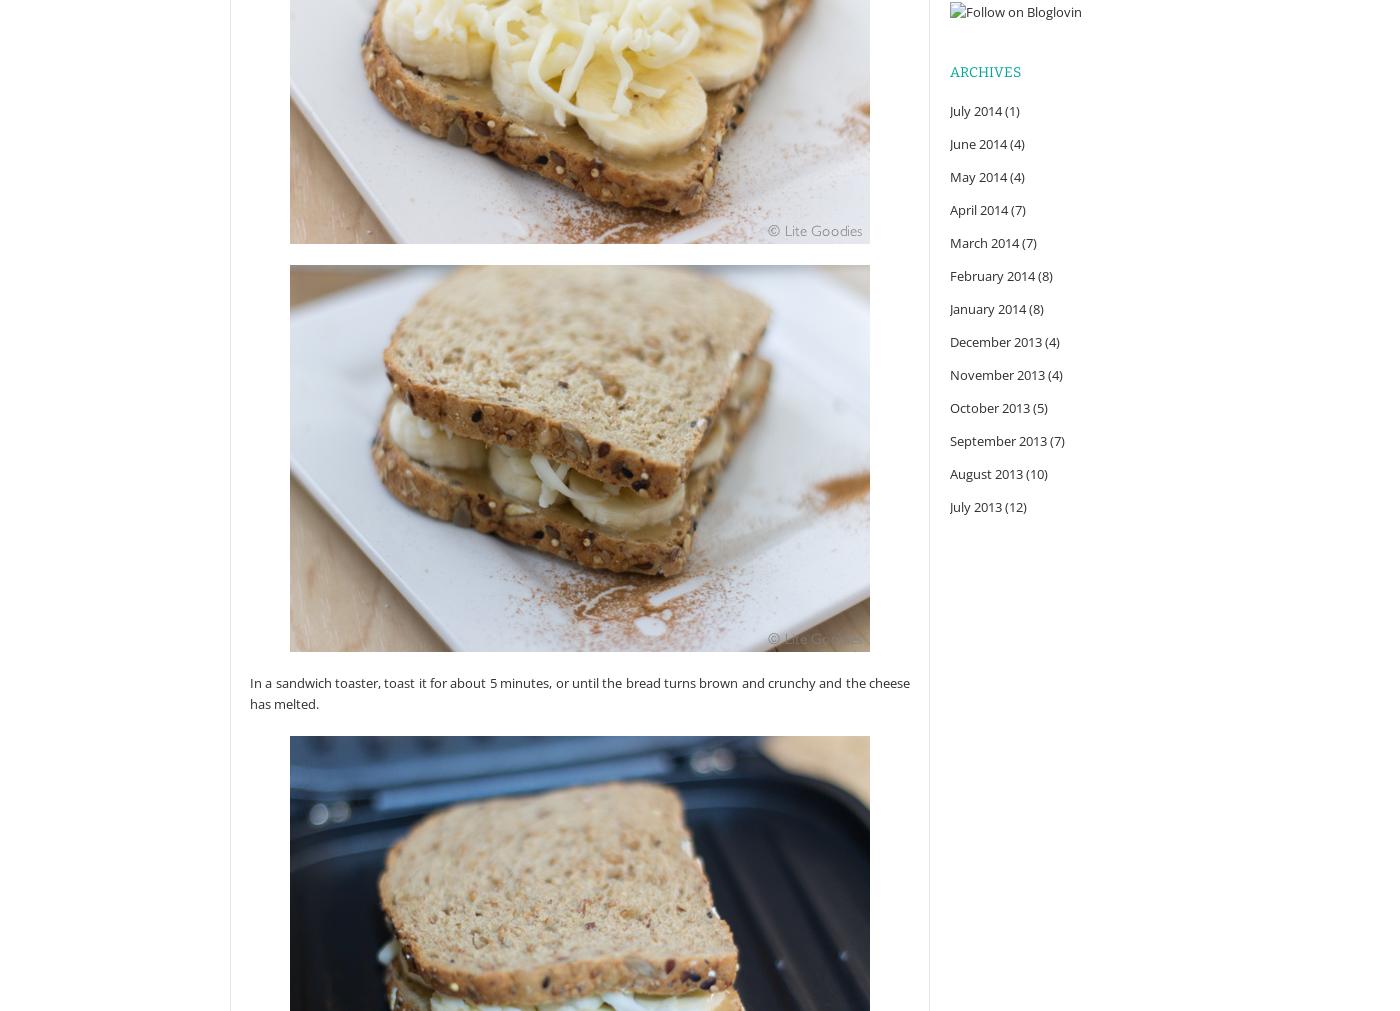 This screenshot has height=1011, width=1400. I want to click on 'September 2013', so click(950, 439).